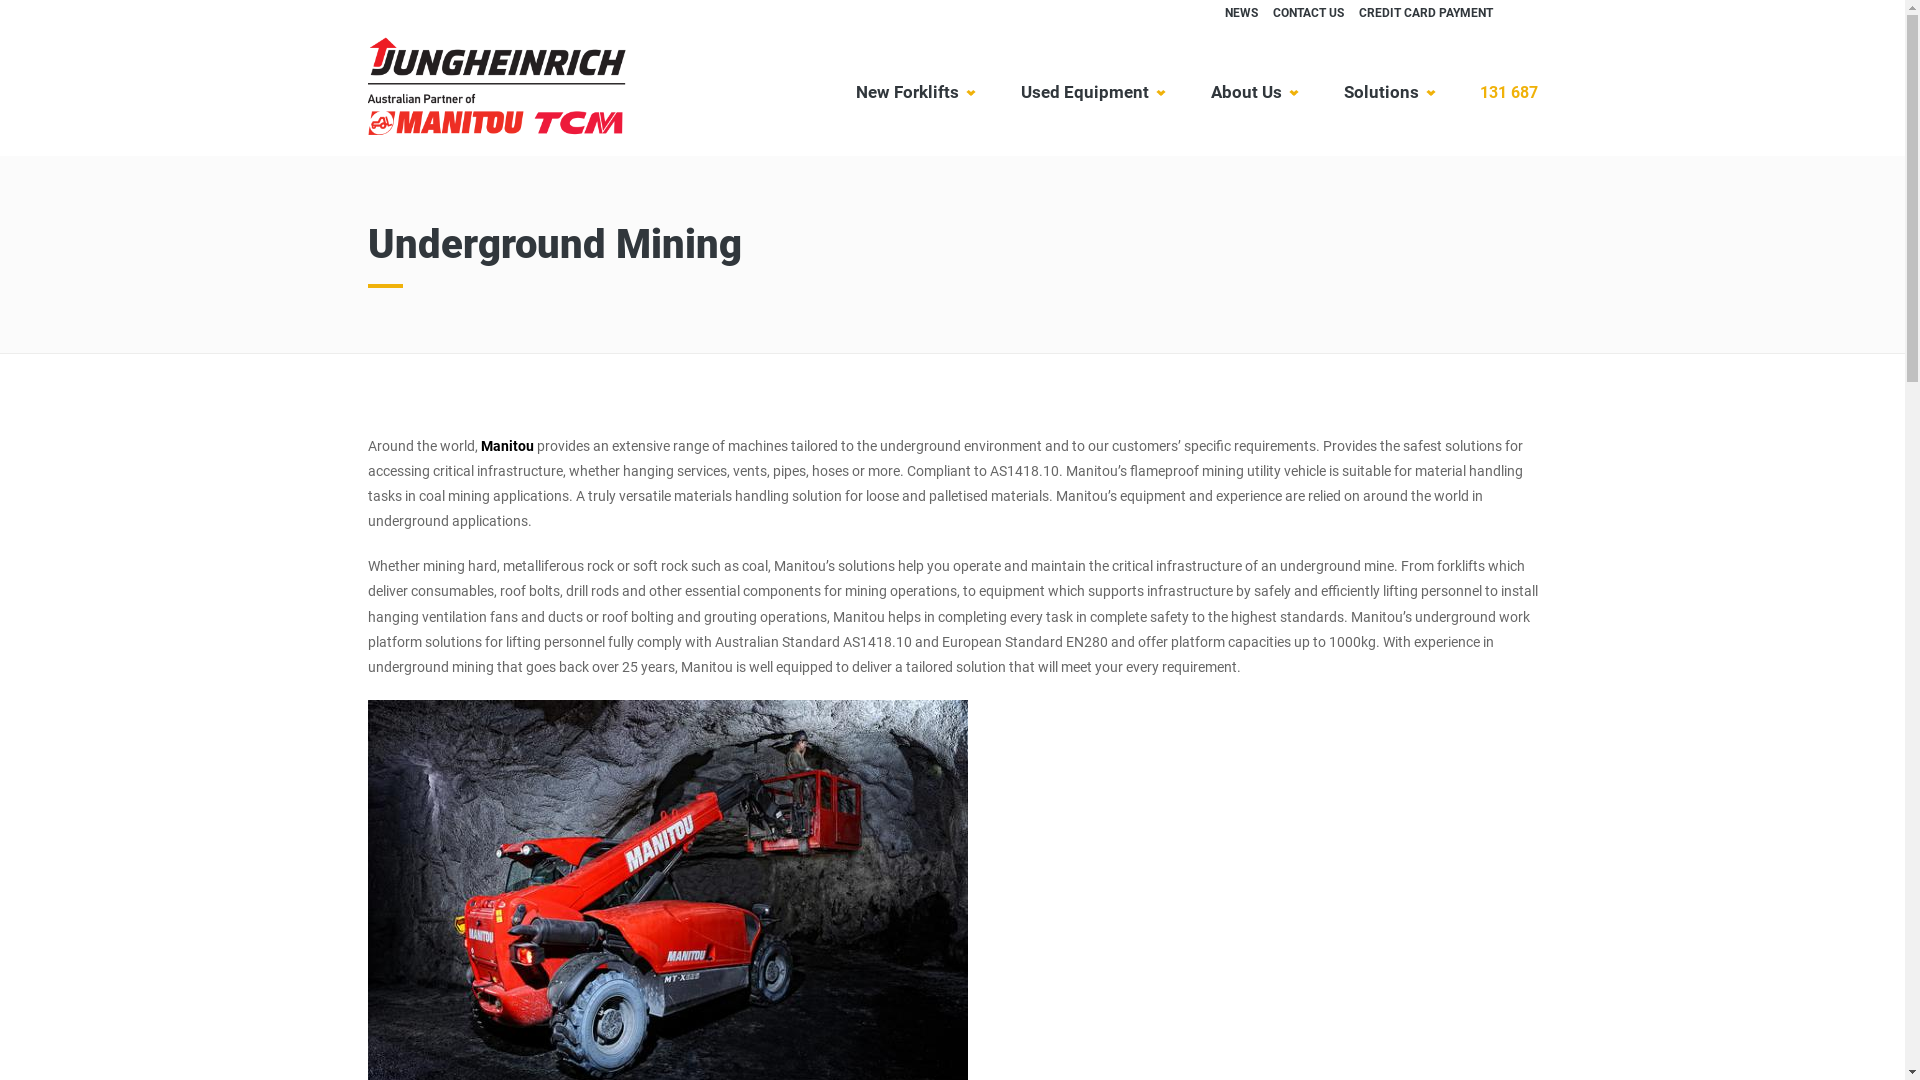 The height and width of the screenshot is (1080, 1920). I want to click on 'NEWS', so click(1240, 12).